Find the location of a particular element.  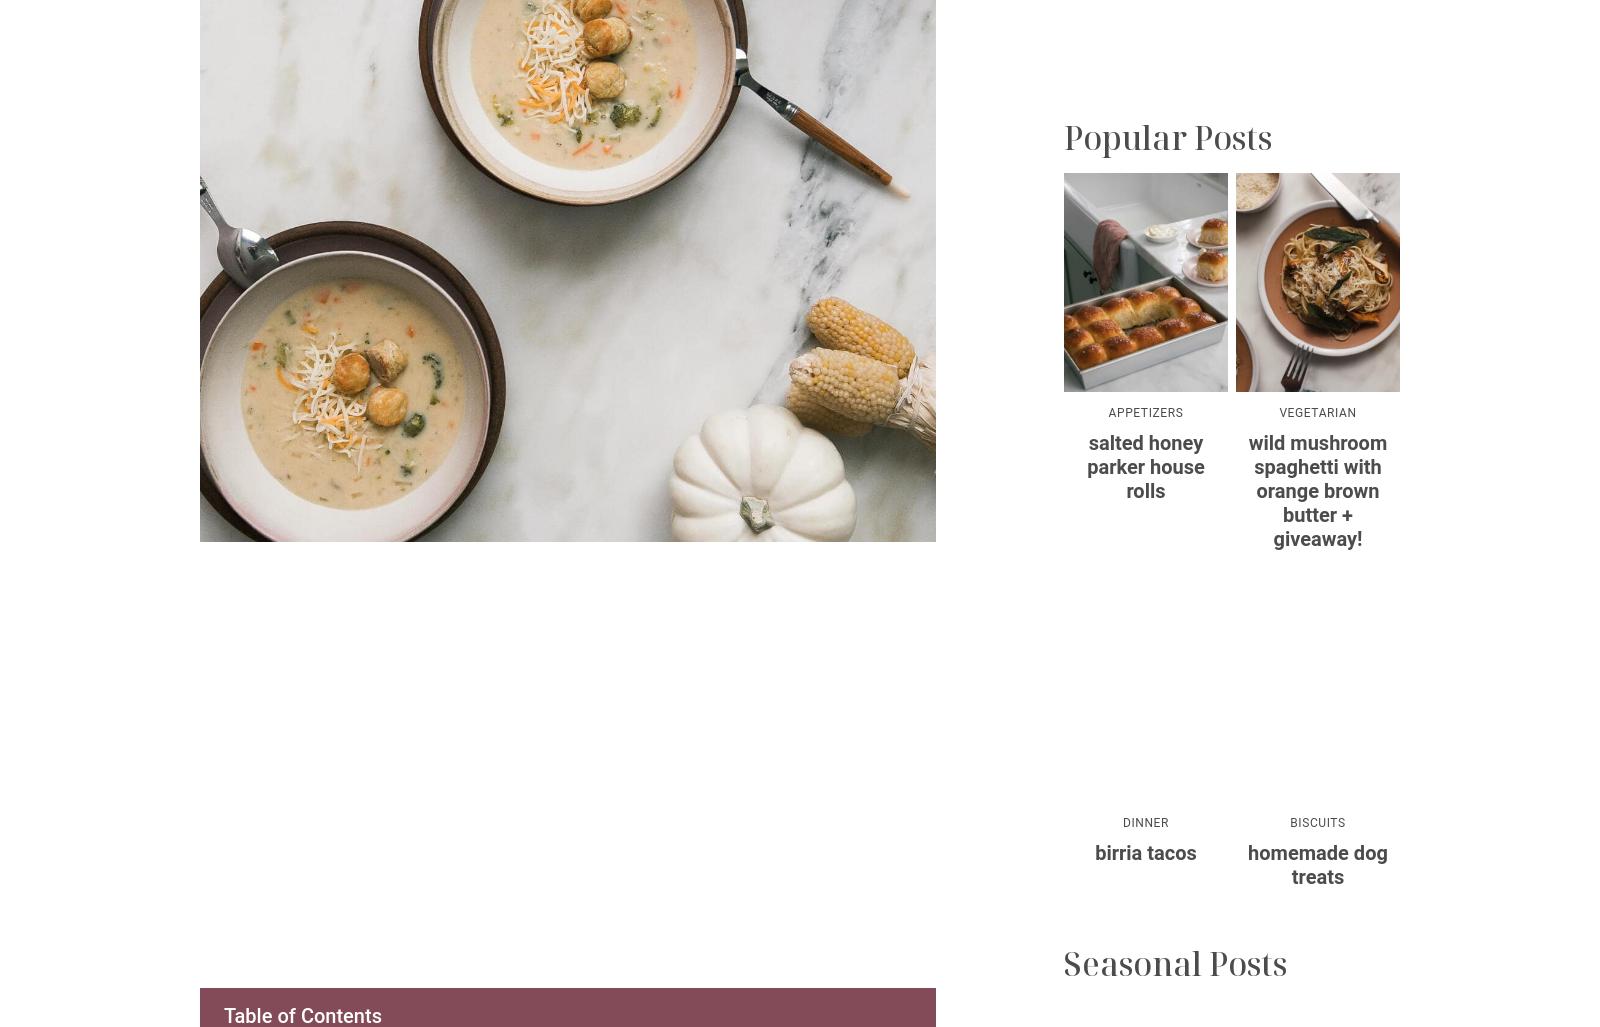

'Appetizers' is located at coordinates (1145, 411).